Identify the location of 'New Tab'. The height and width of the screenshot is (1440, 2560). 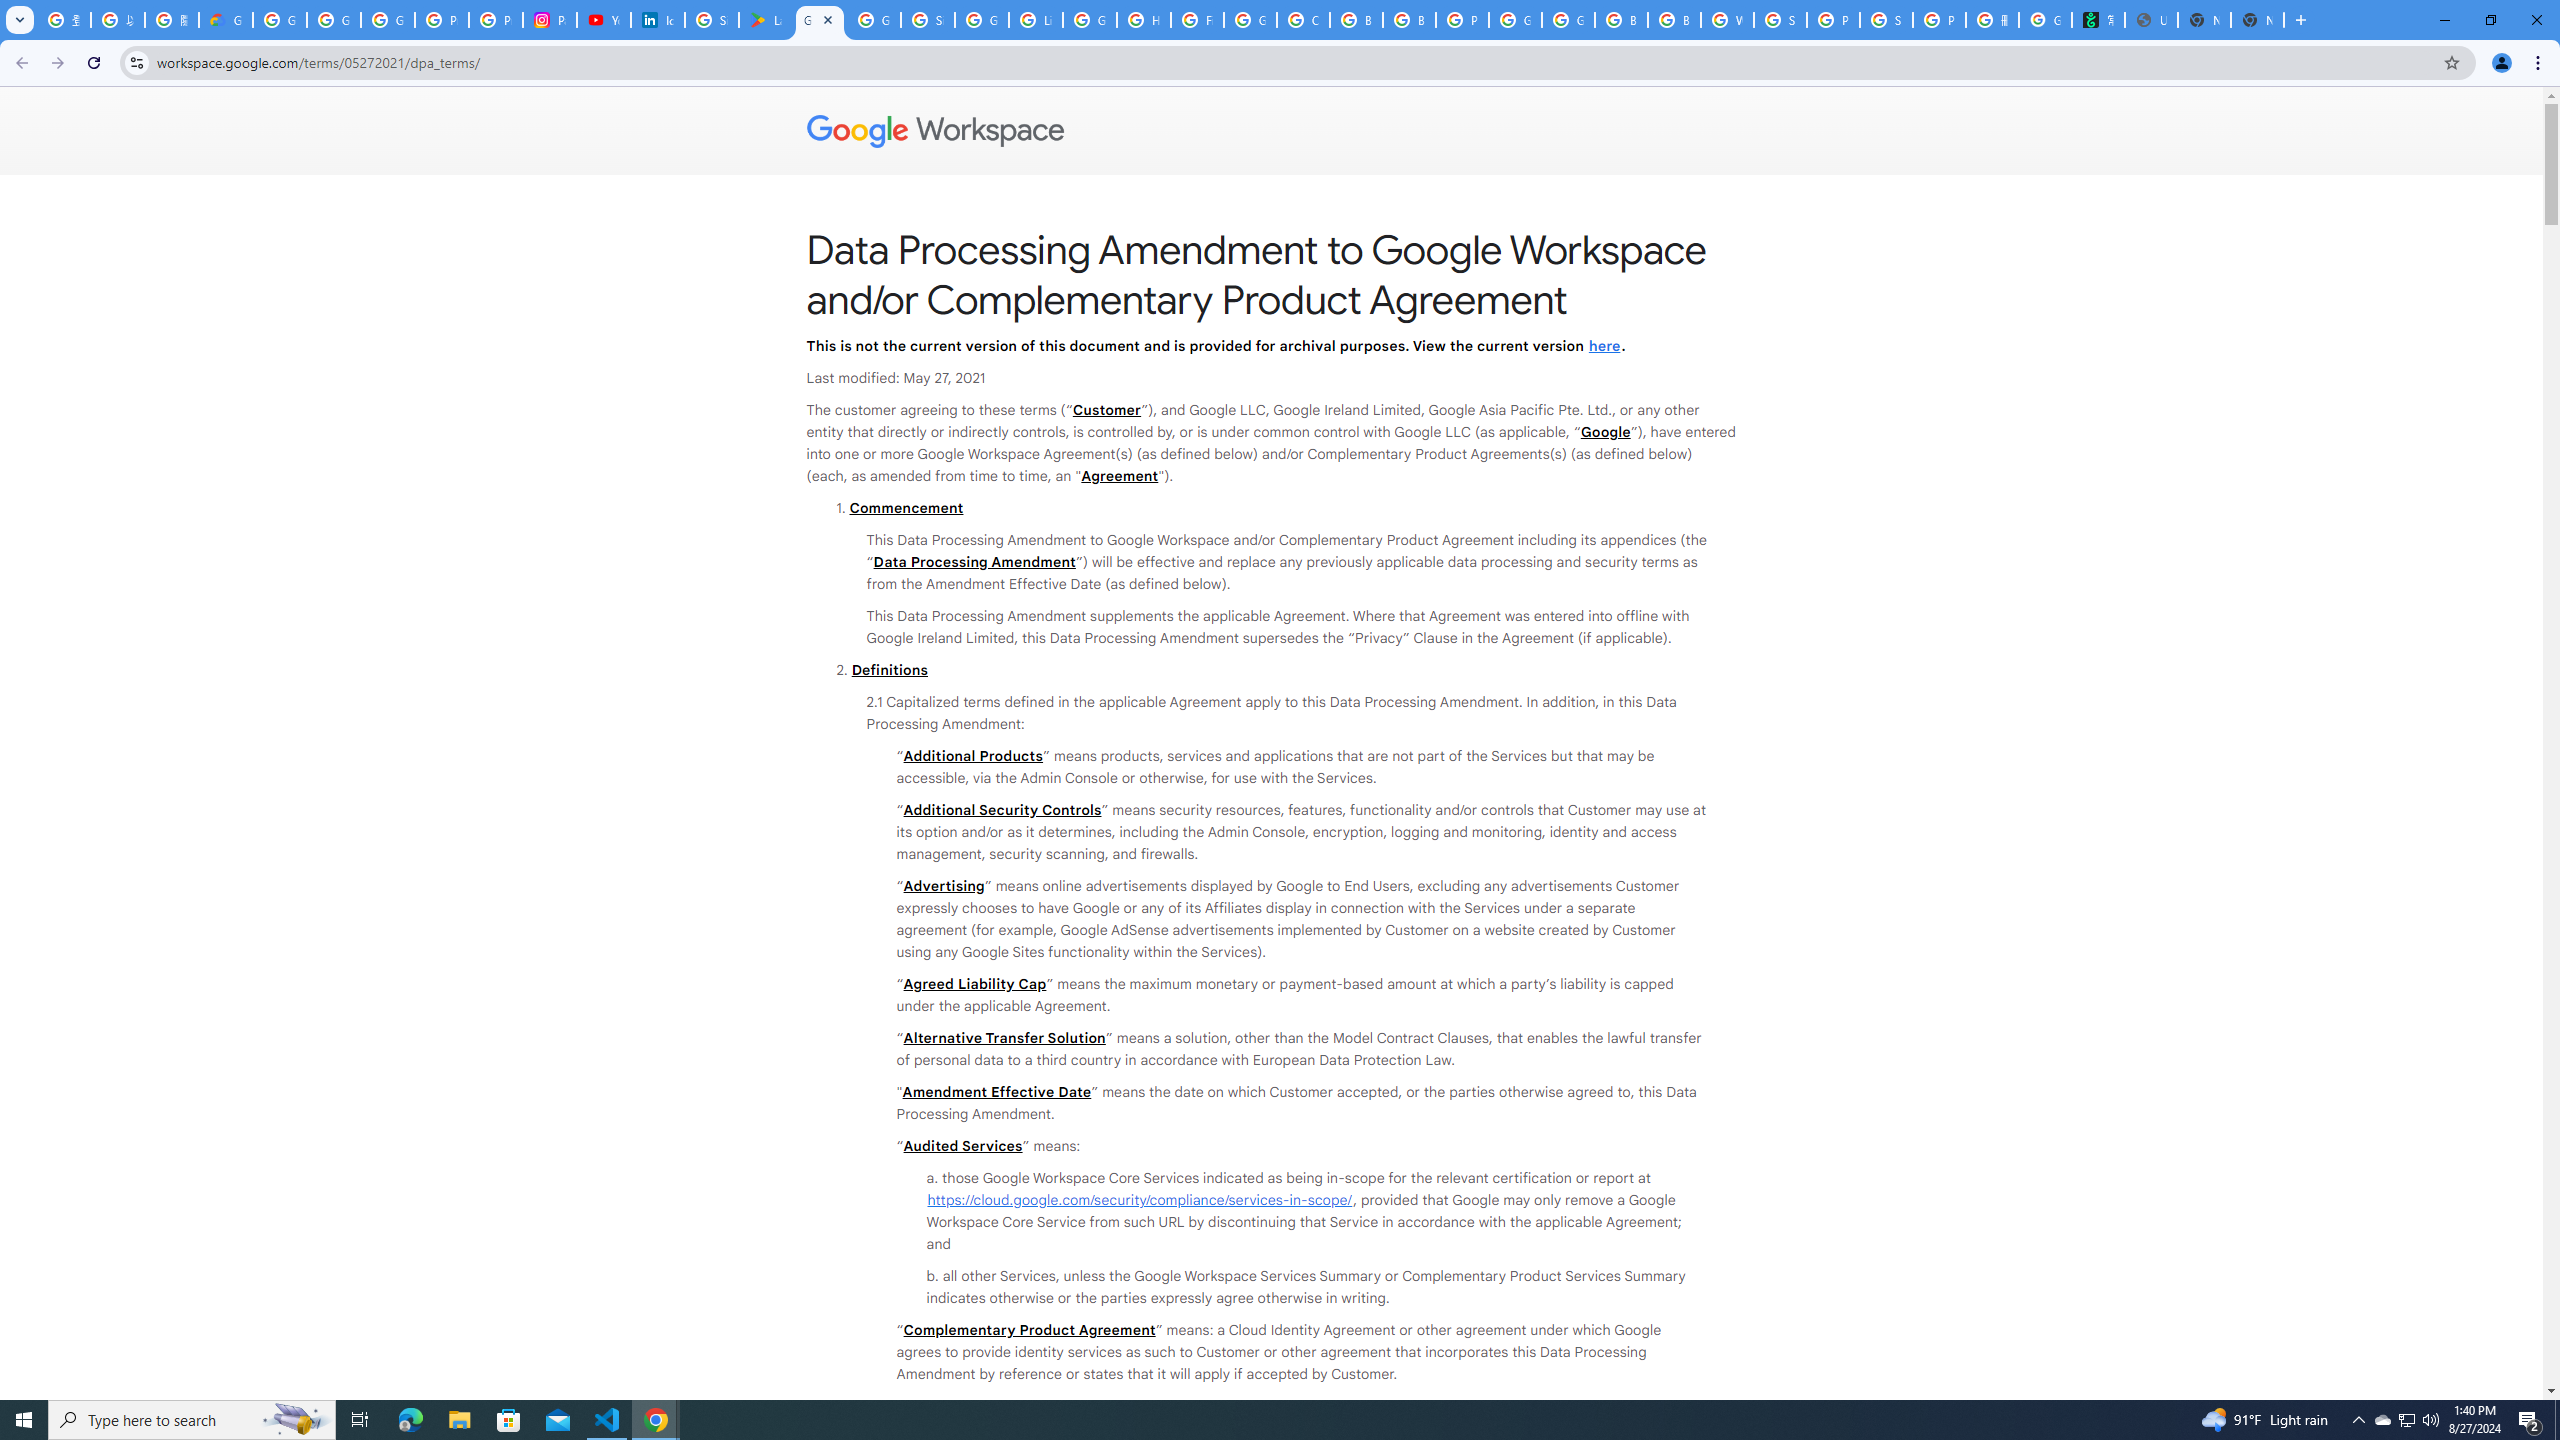
(2257, 19).